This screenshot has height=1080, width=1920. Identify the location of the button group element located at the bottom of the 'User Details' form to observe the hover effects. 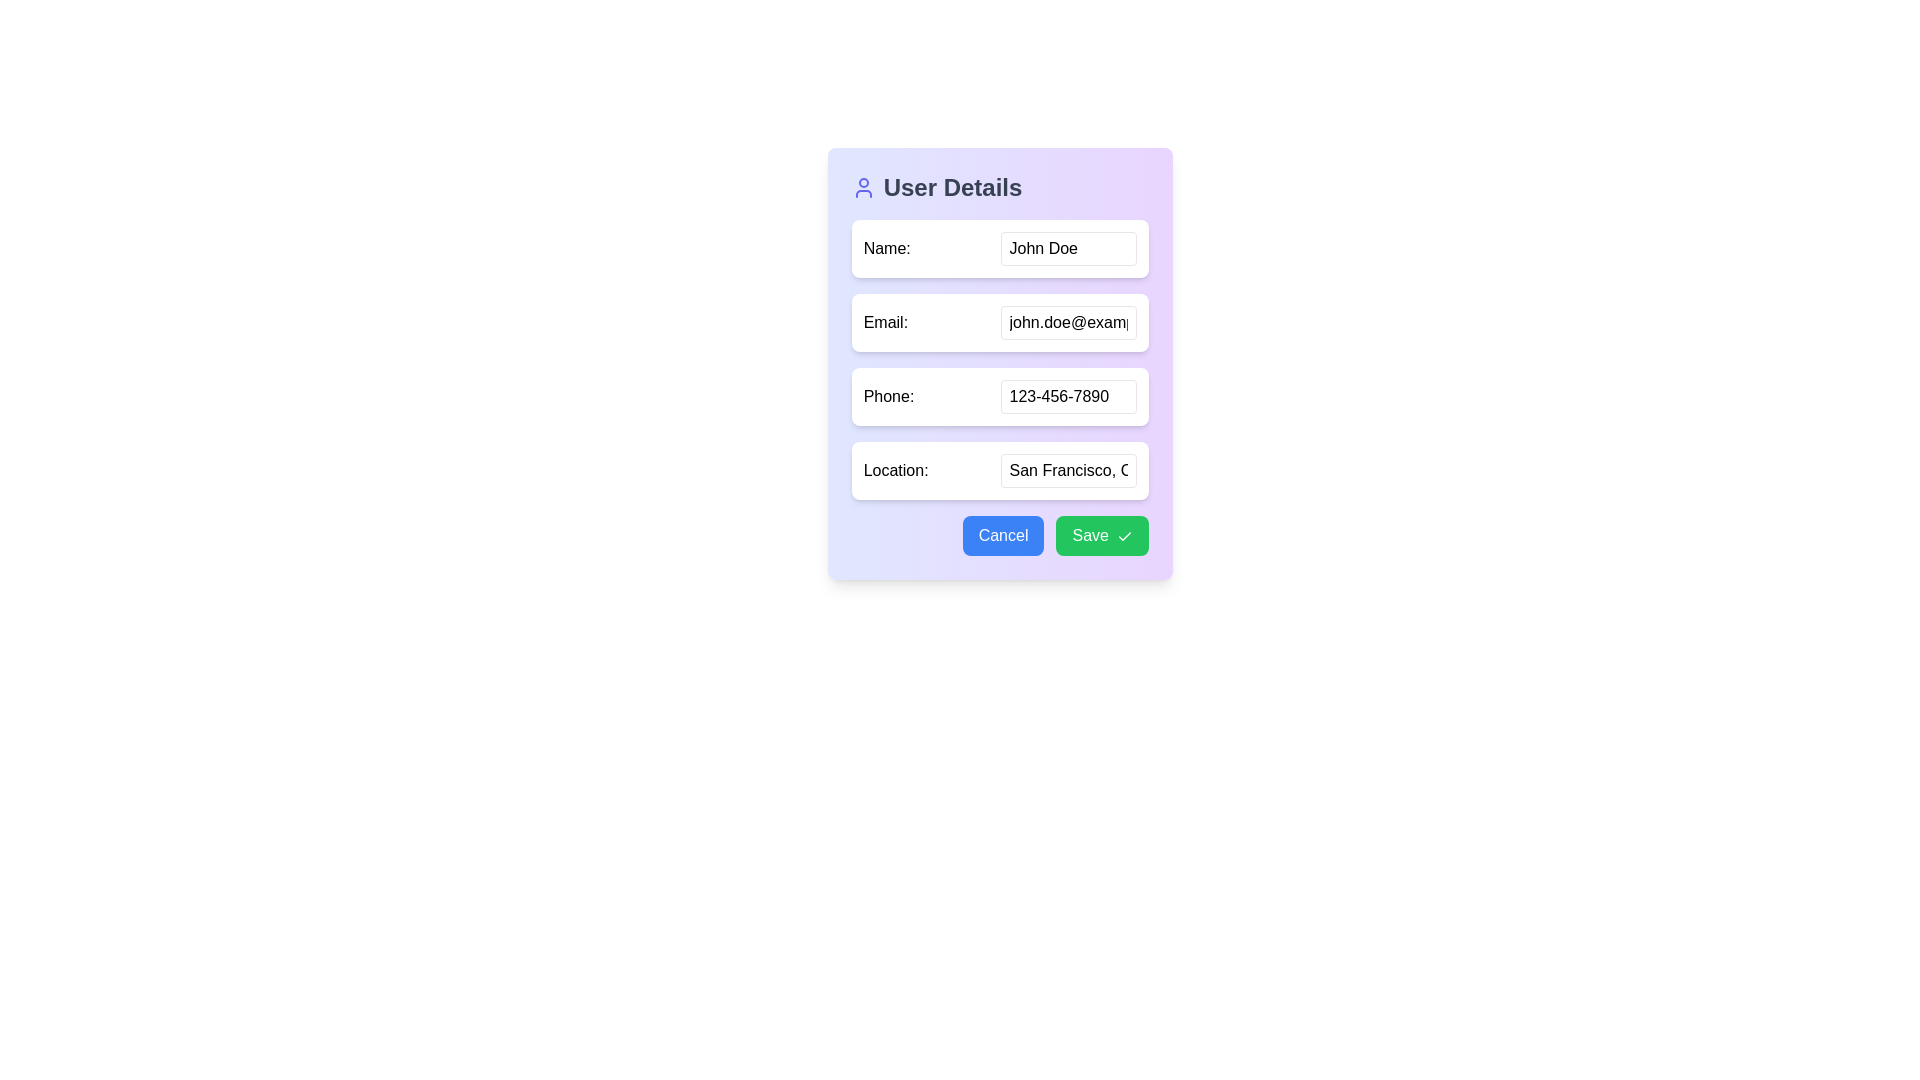
(1000, 535).